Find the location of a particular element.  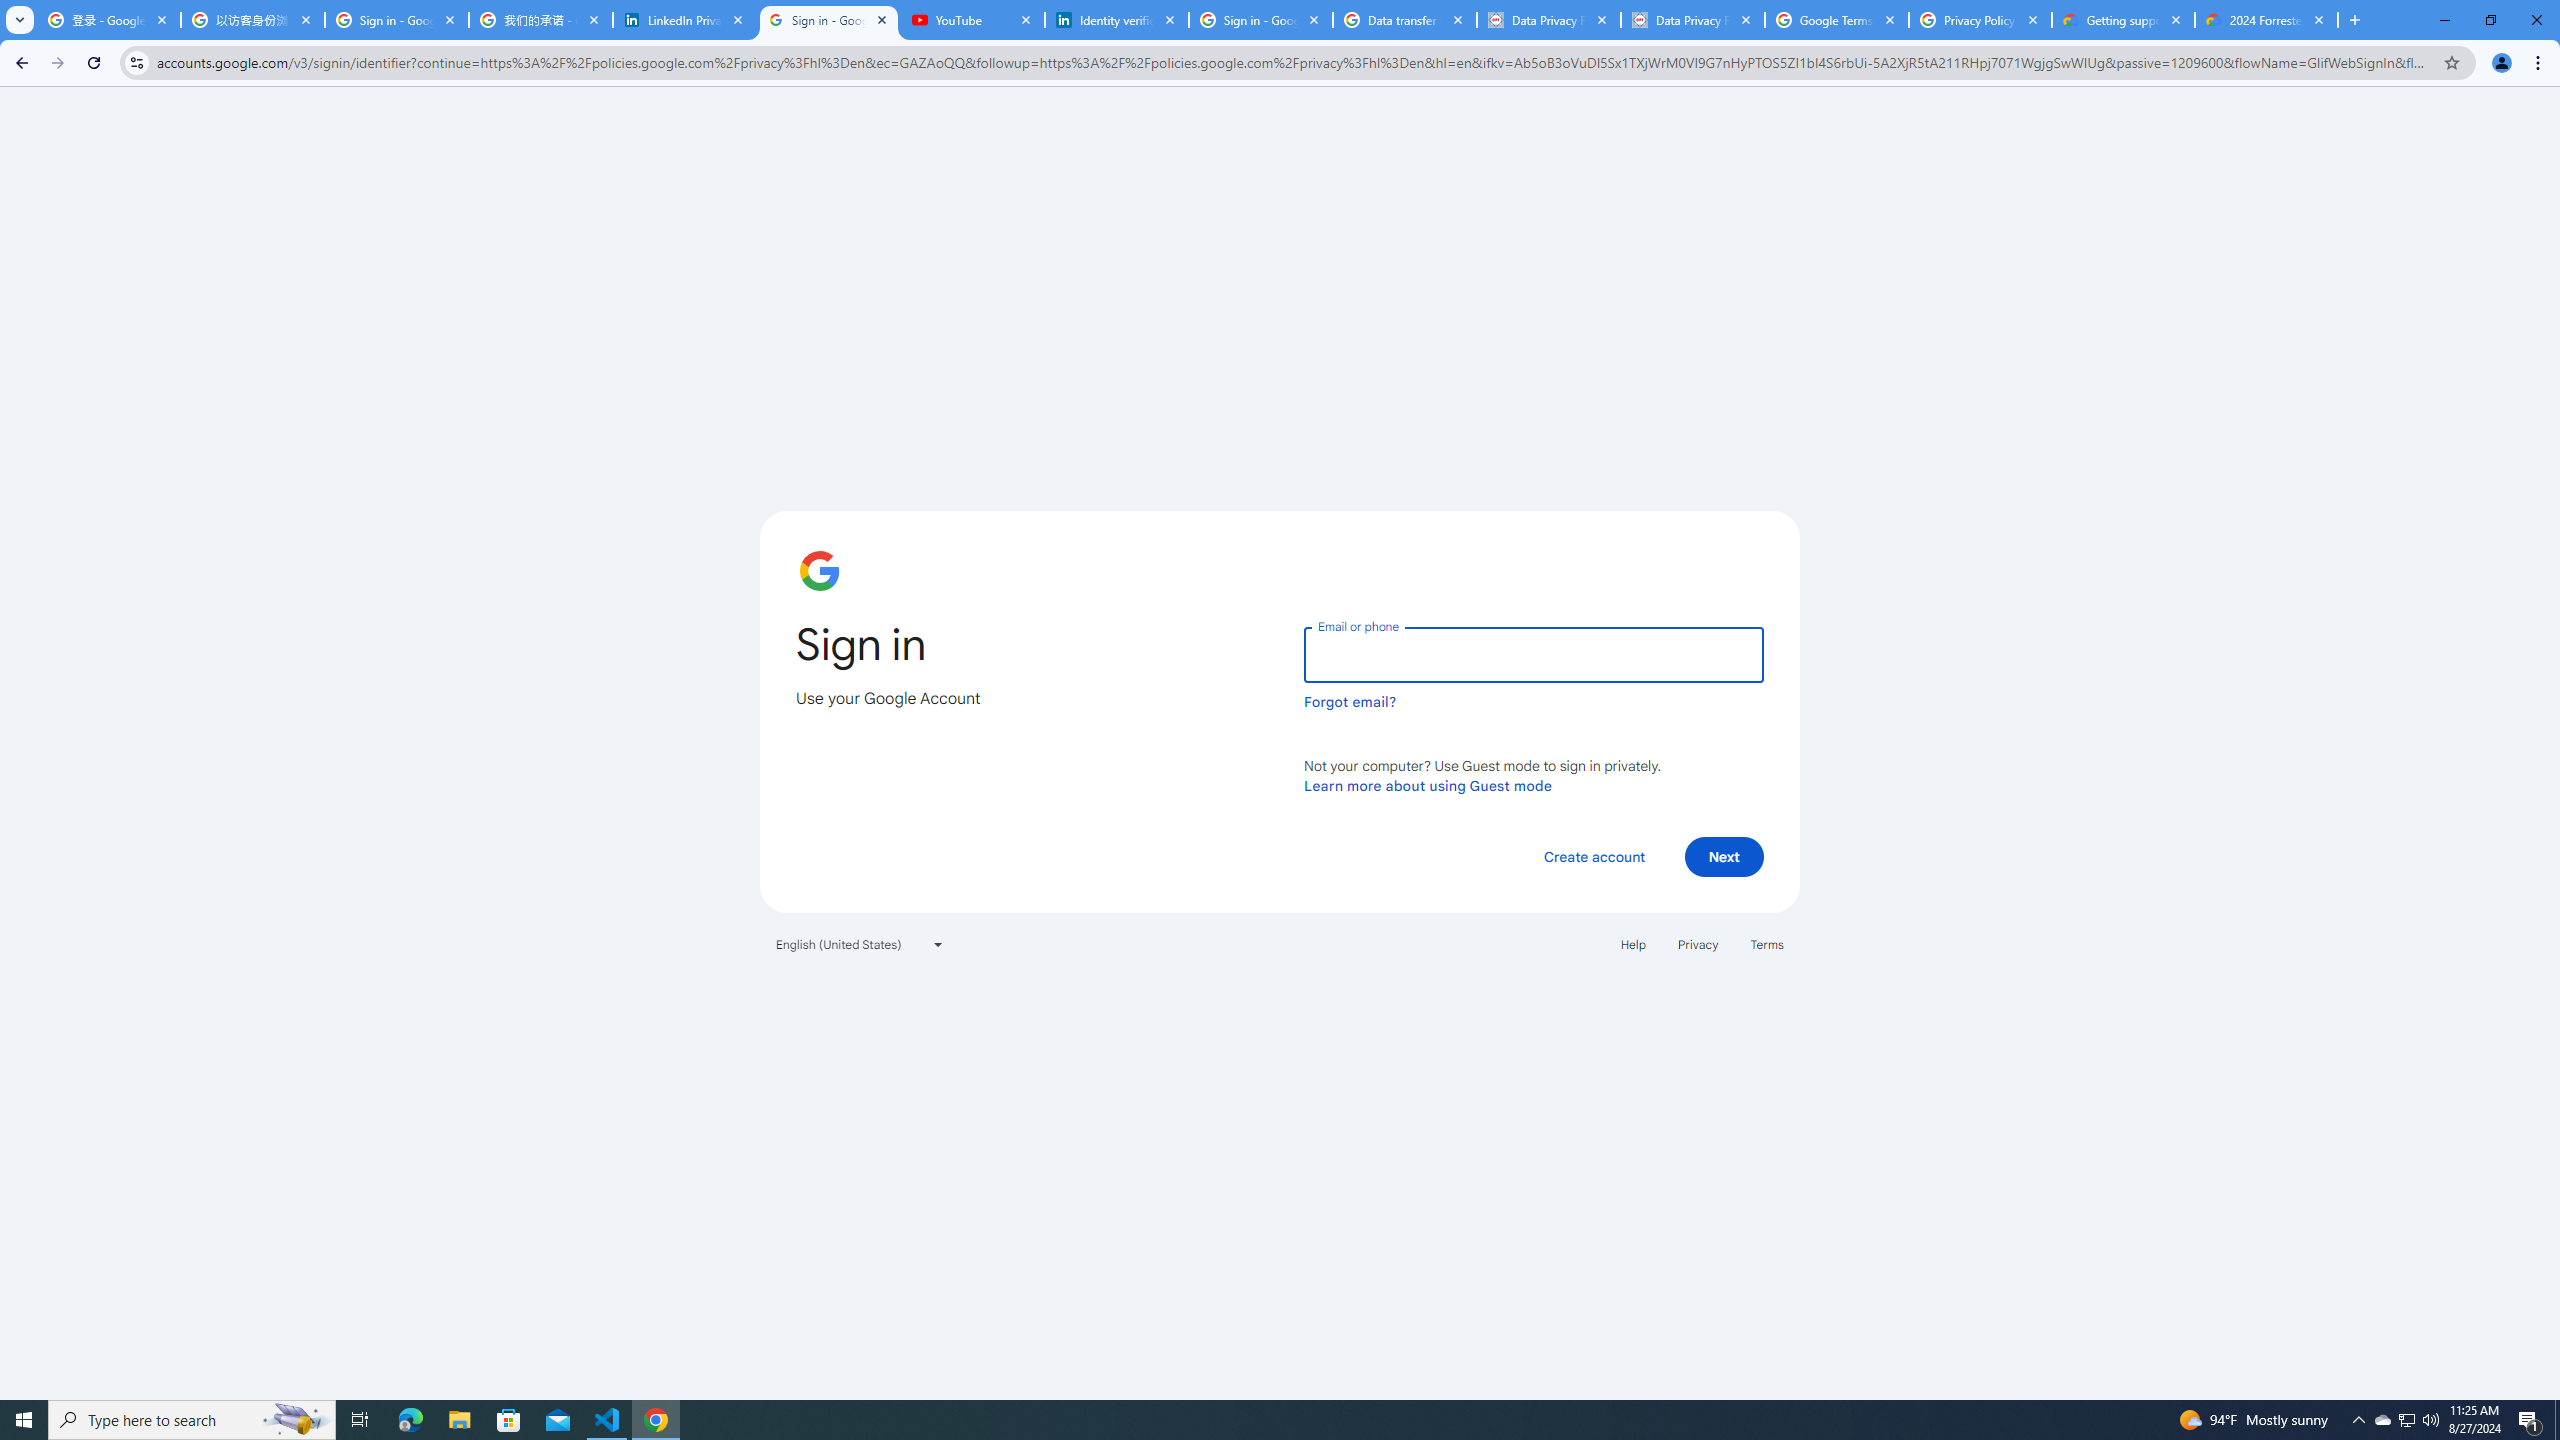

'LinkedIn Privacy Policy' is located at coordinates (684, 19).